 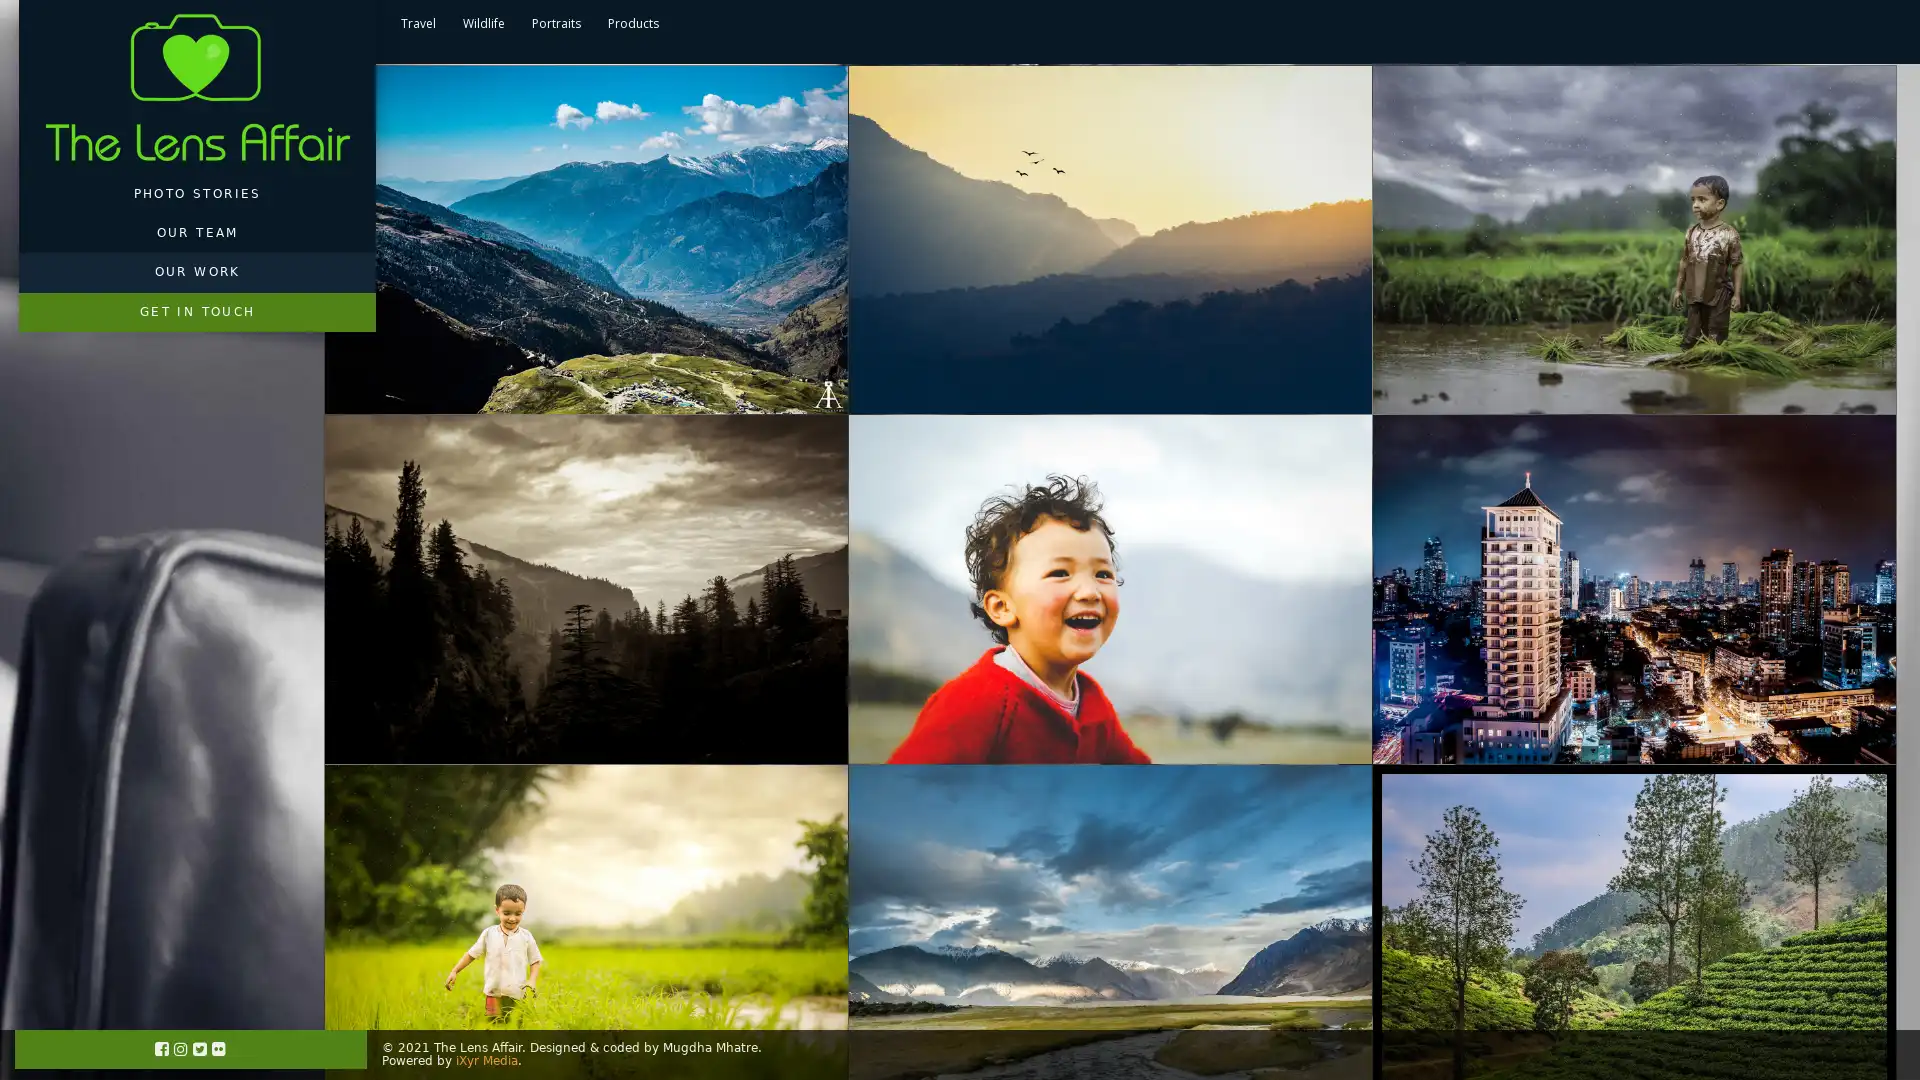 I want to click on Wildlife, so click(x=483, y=23).